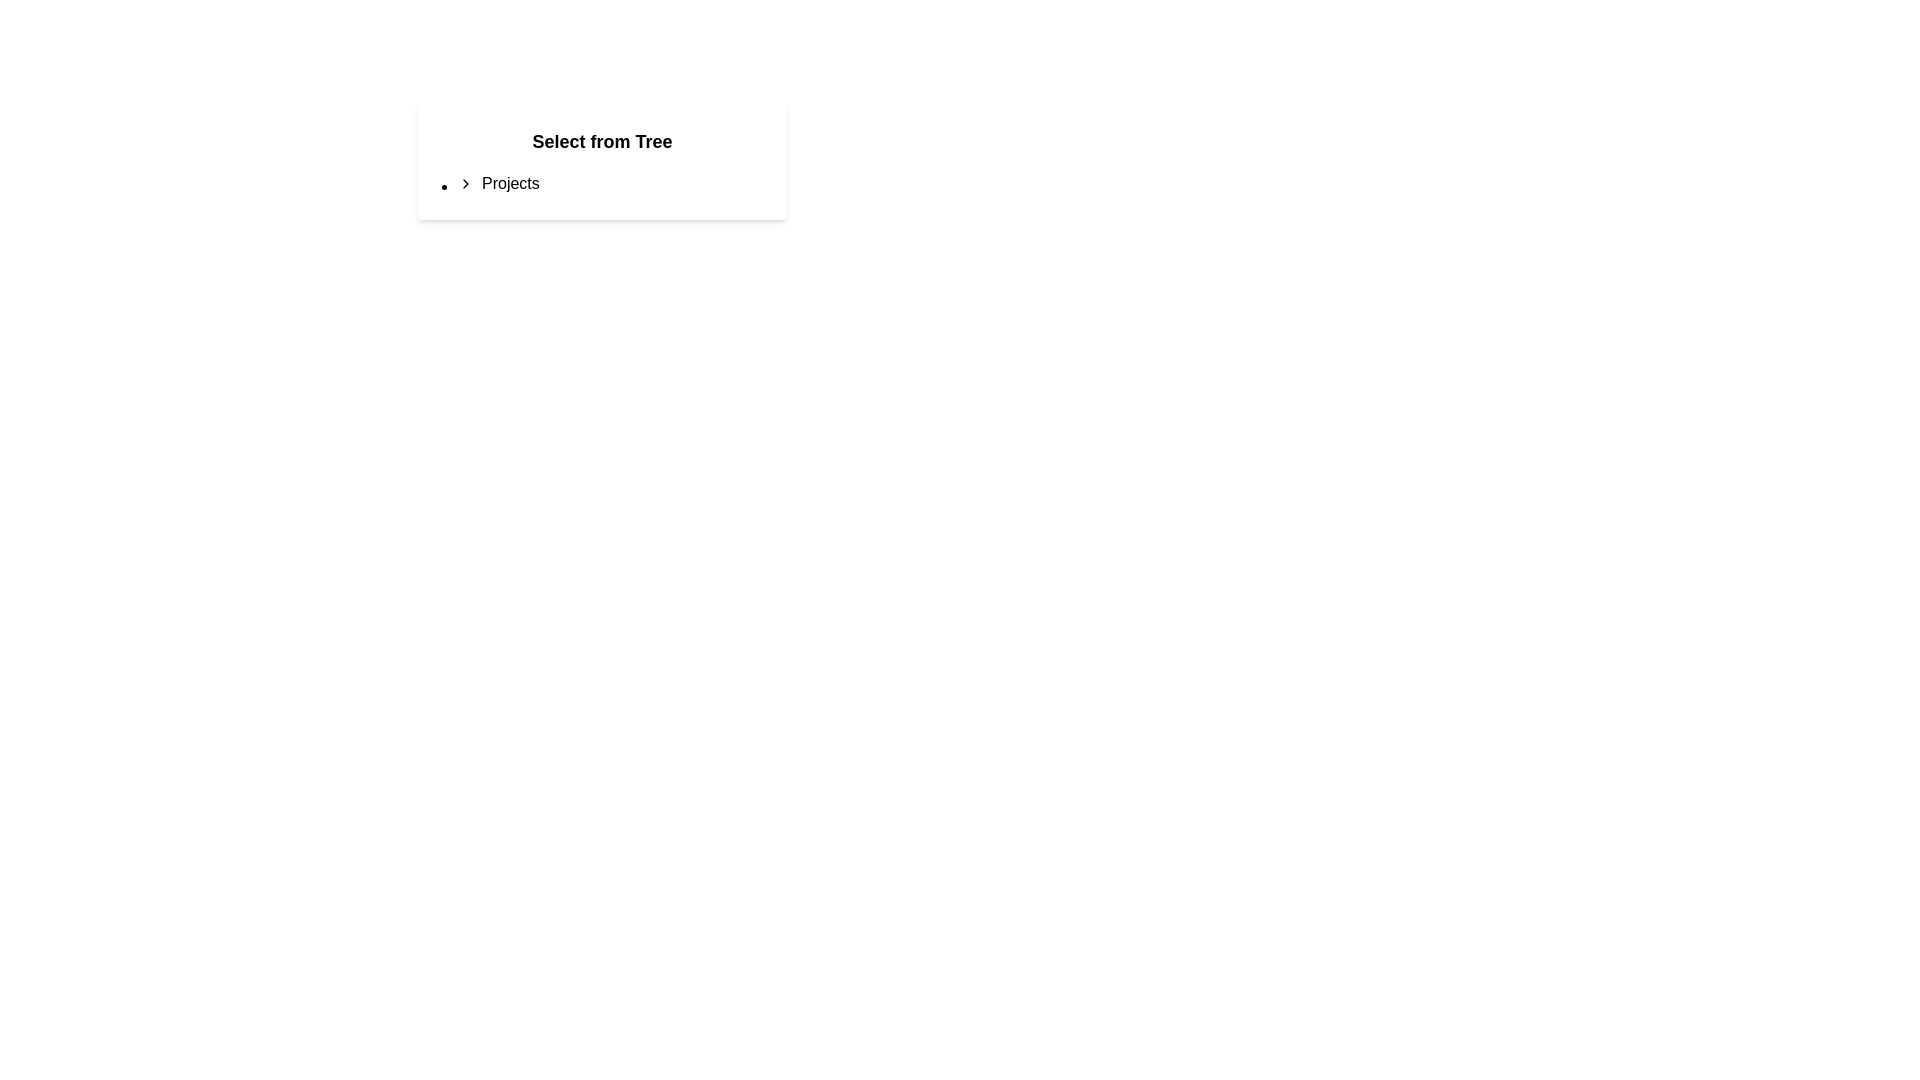  What do you see at coordinates (601, 141) in the screenshot?
I see `the static text label displaying 'Select from Tree', which is a bold header positioned above the 'Projects' section` at bounding box center [601, 141].